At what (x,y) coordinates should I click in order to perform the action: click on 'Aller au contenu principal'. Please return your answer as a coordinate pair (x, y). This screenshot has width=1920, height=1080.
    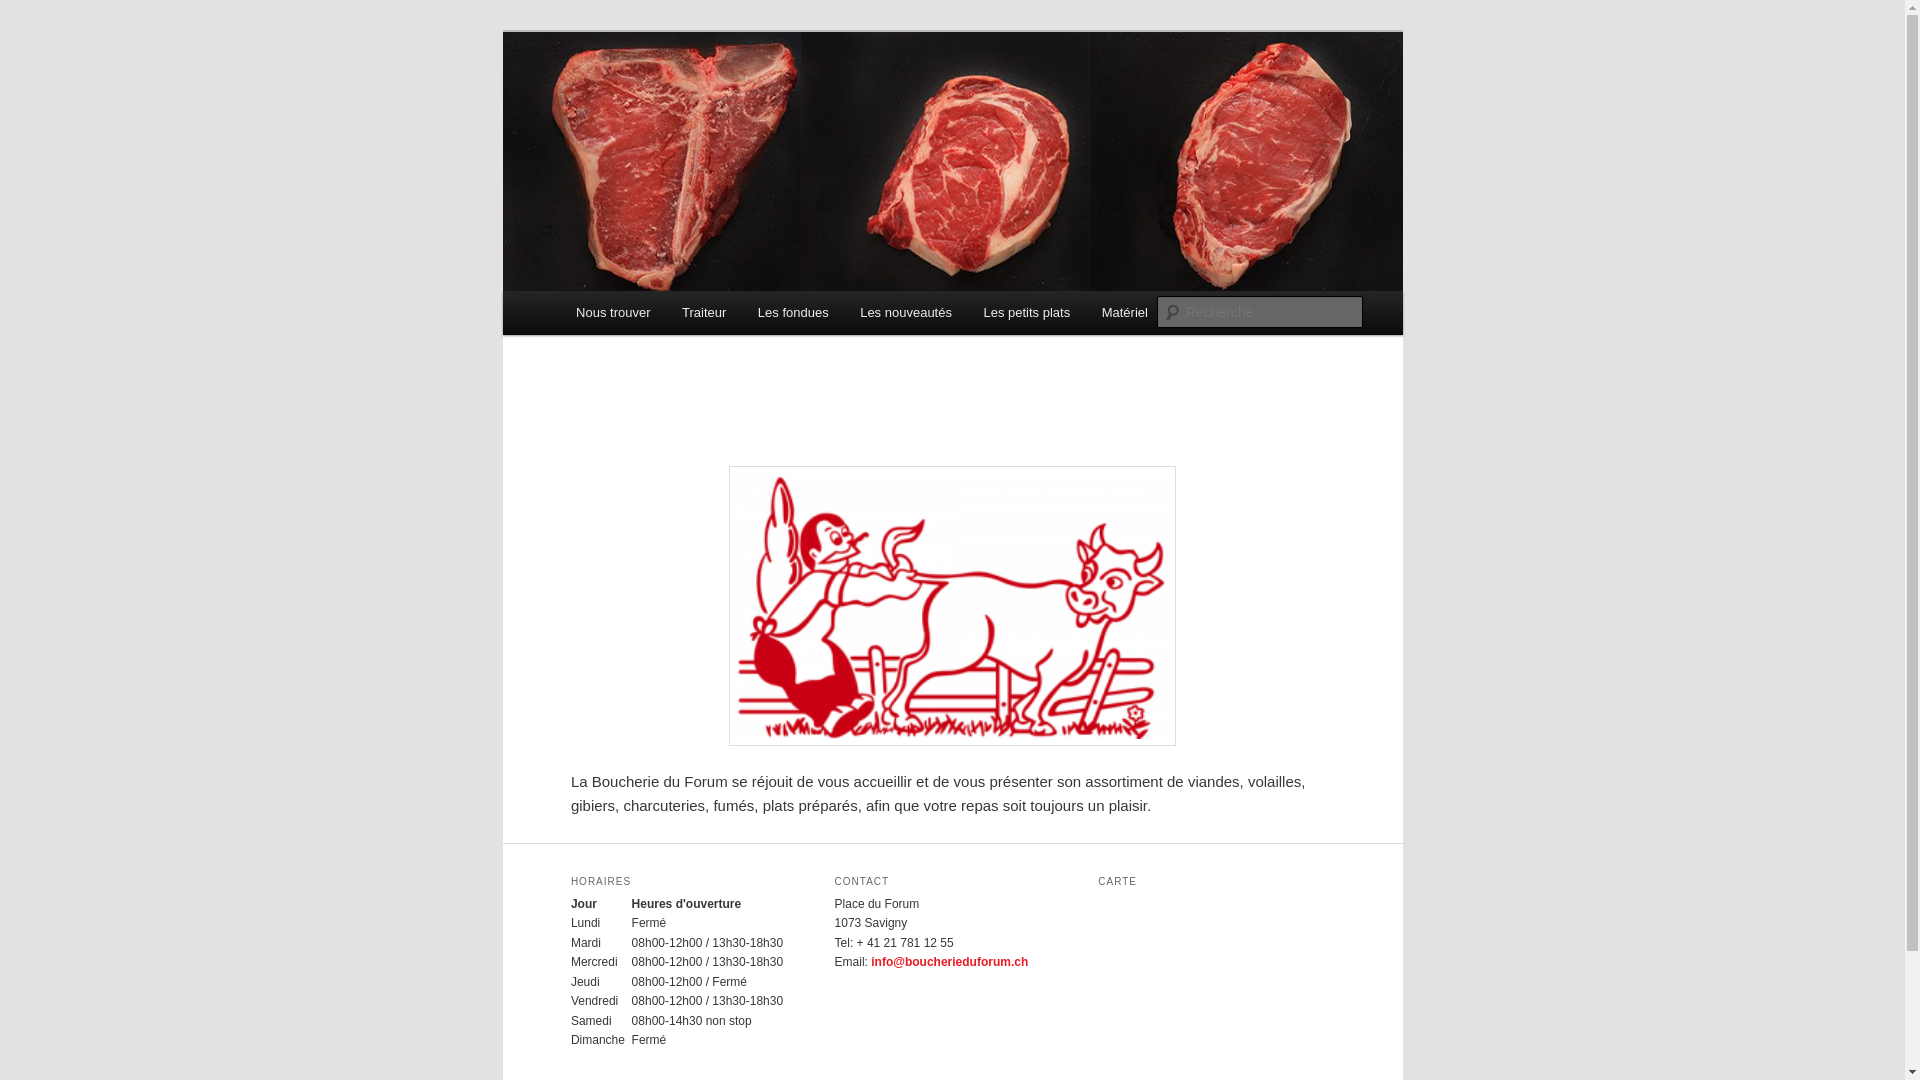
    Looking at the image, I should click on (30, 30).